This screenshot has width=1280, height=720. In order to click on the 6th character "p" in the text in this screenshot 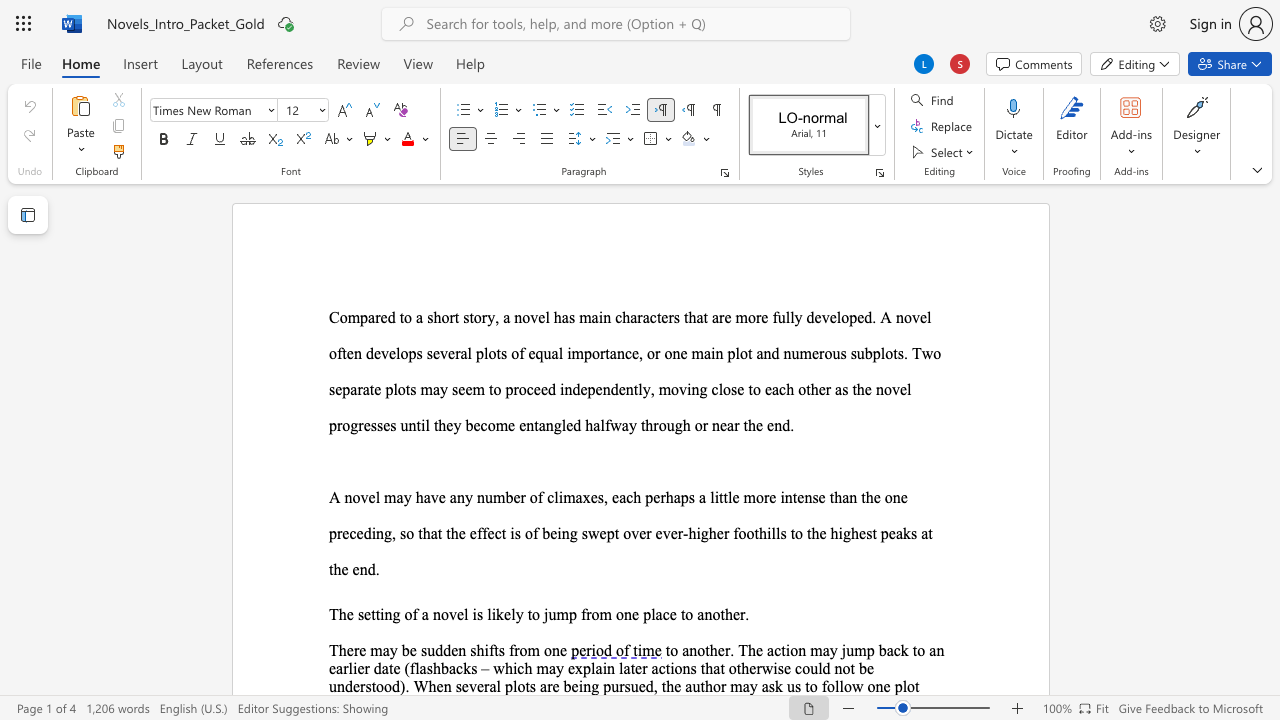, I will do `click(730, 352)`.